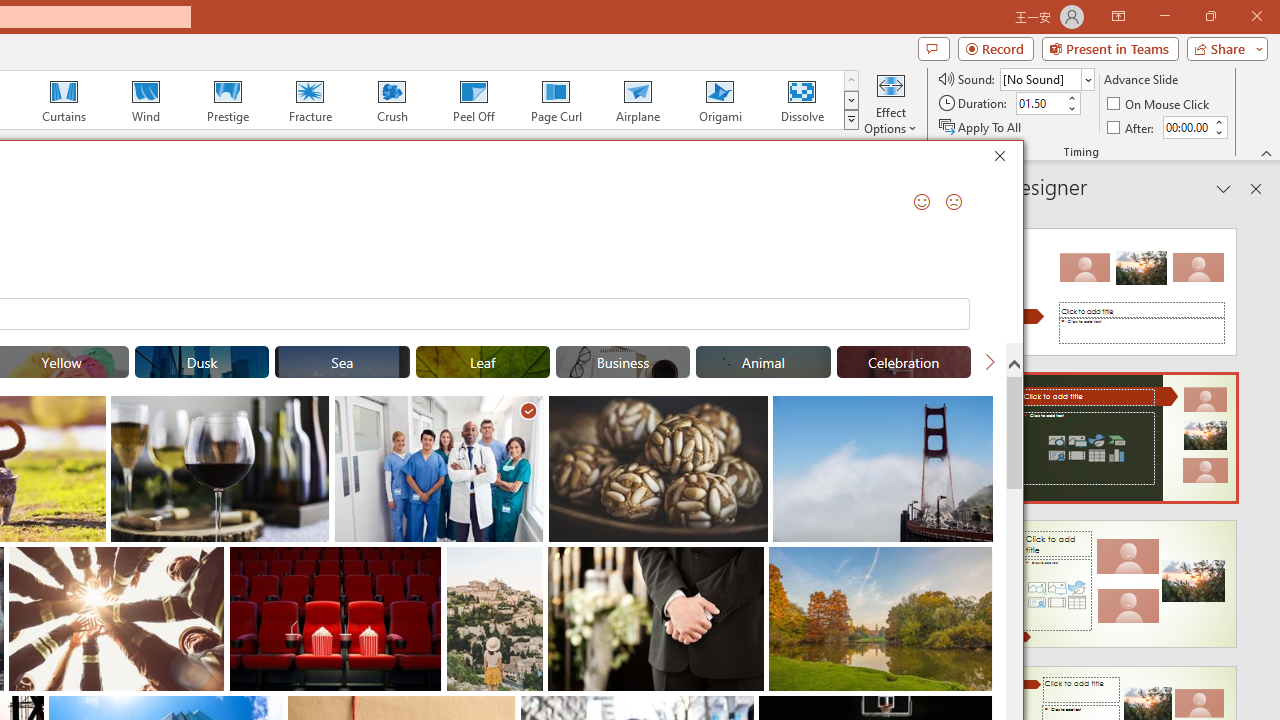  I want to click on 'Origami', so click(720, 100).